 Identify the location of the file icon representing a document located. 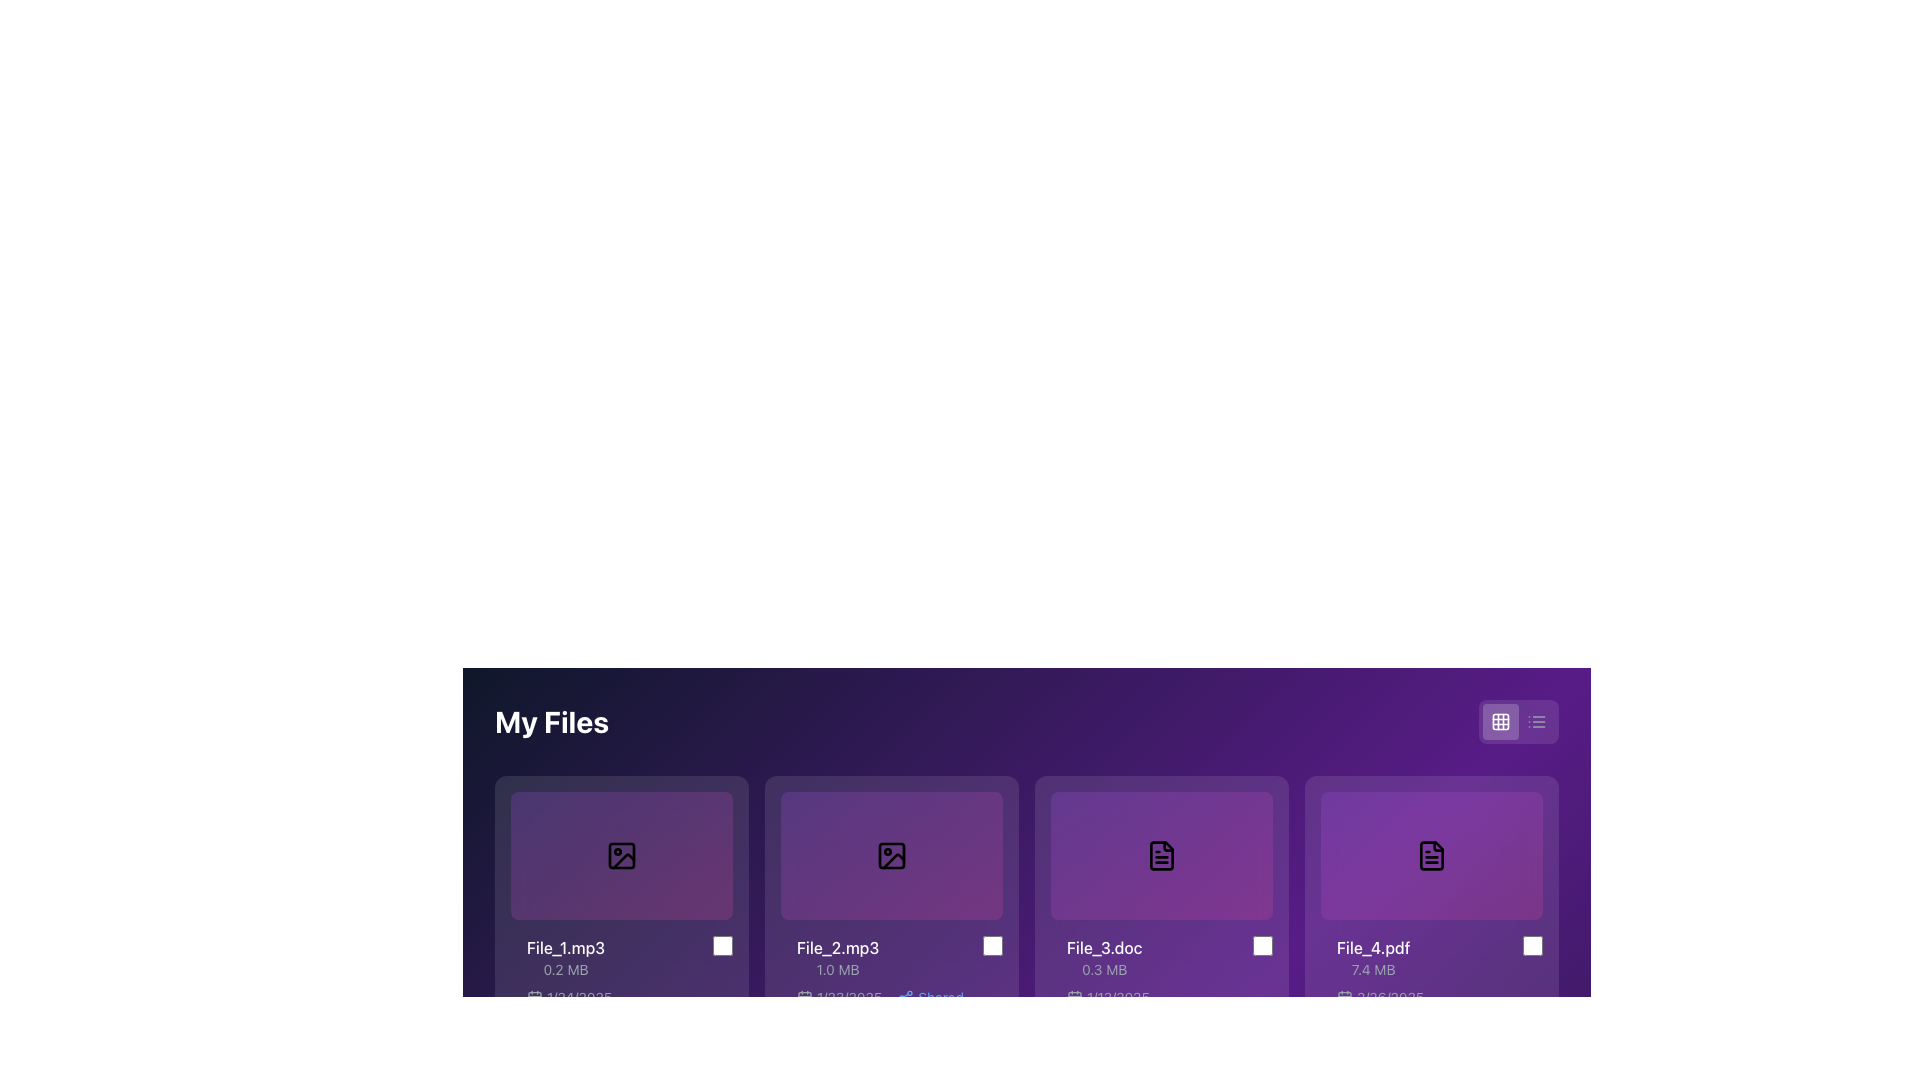
(1161, 855).